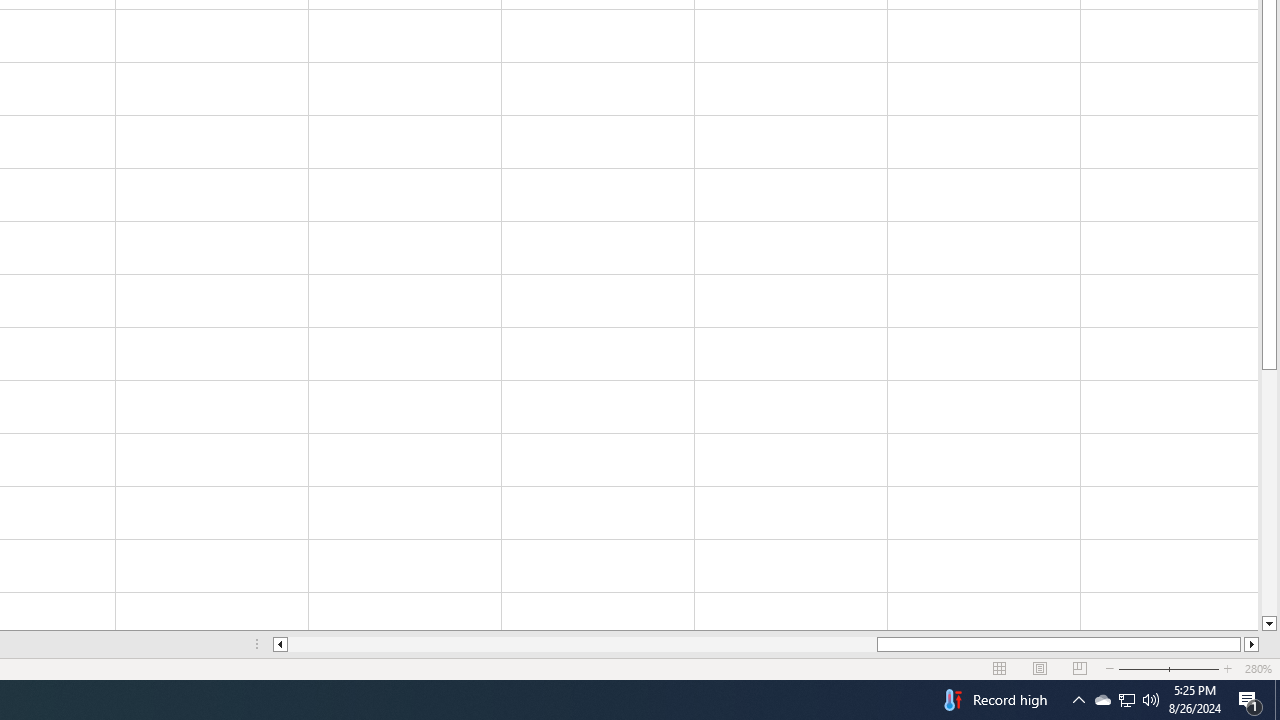 Image resolution: width=1280 pixels, height=720 pixels. Describe the element at coordinates (1168, 669) in the screenshot. I see `'Zoom'` at that location.